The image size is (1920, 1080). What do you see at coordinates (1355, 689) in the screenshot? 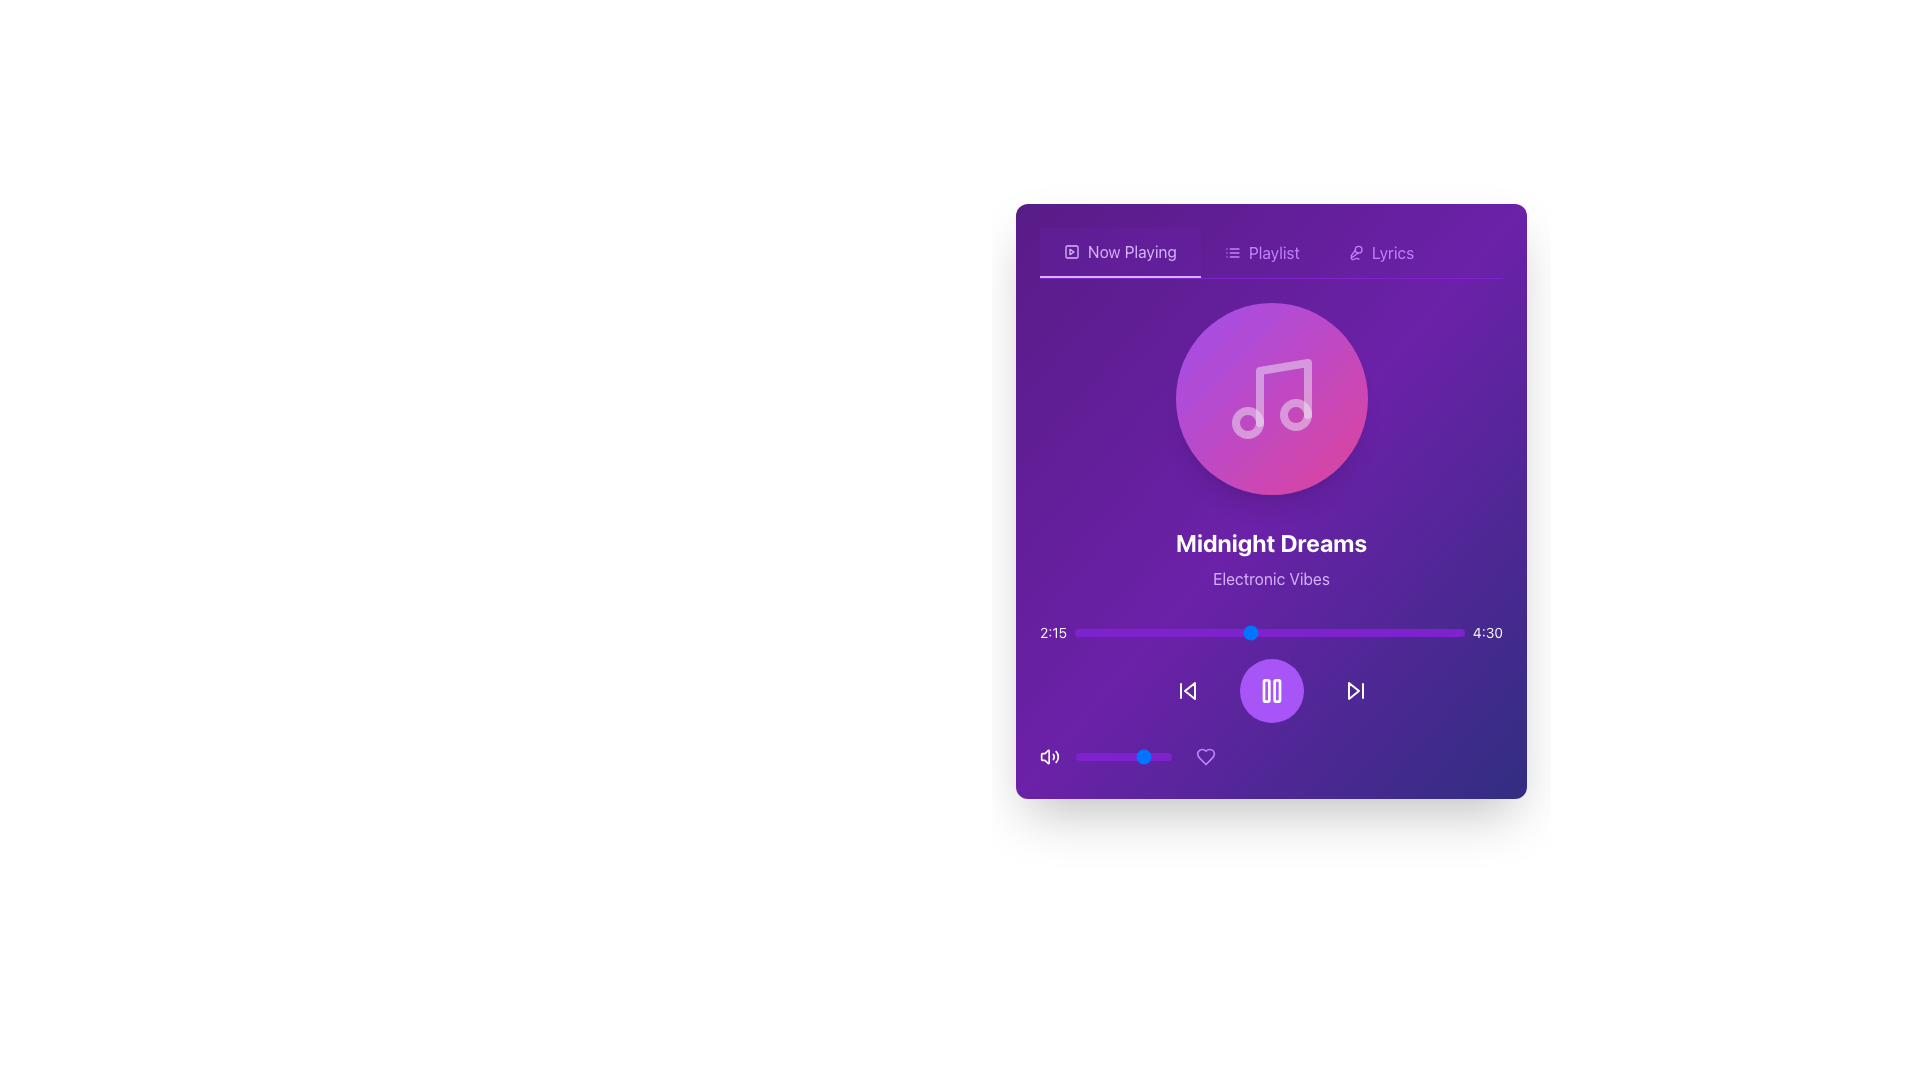
I see `the Icon button that skips to the next media in the playlist, located to the right of the circular pause button in the media control bar` at bounding box center [1355, 689].